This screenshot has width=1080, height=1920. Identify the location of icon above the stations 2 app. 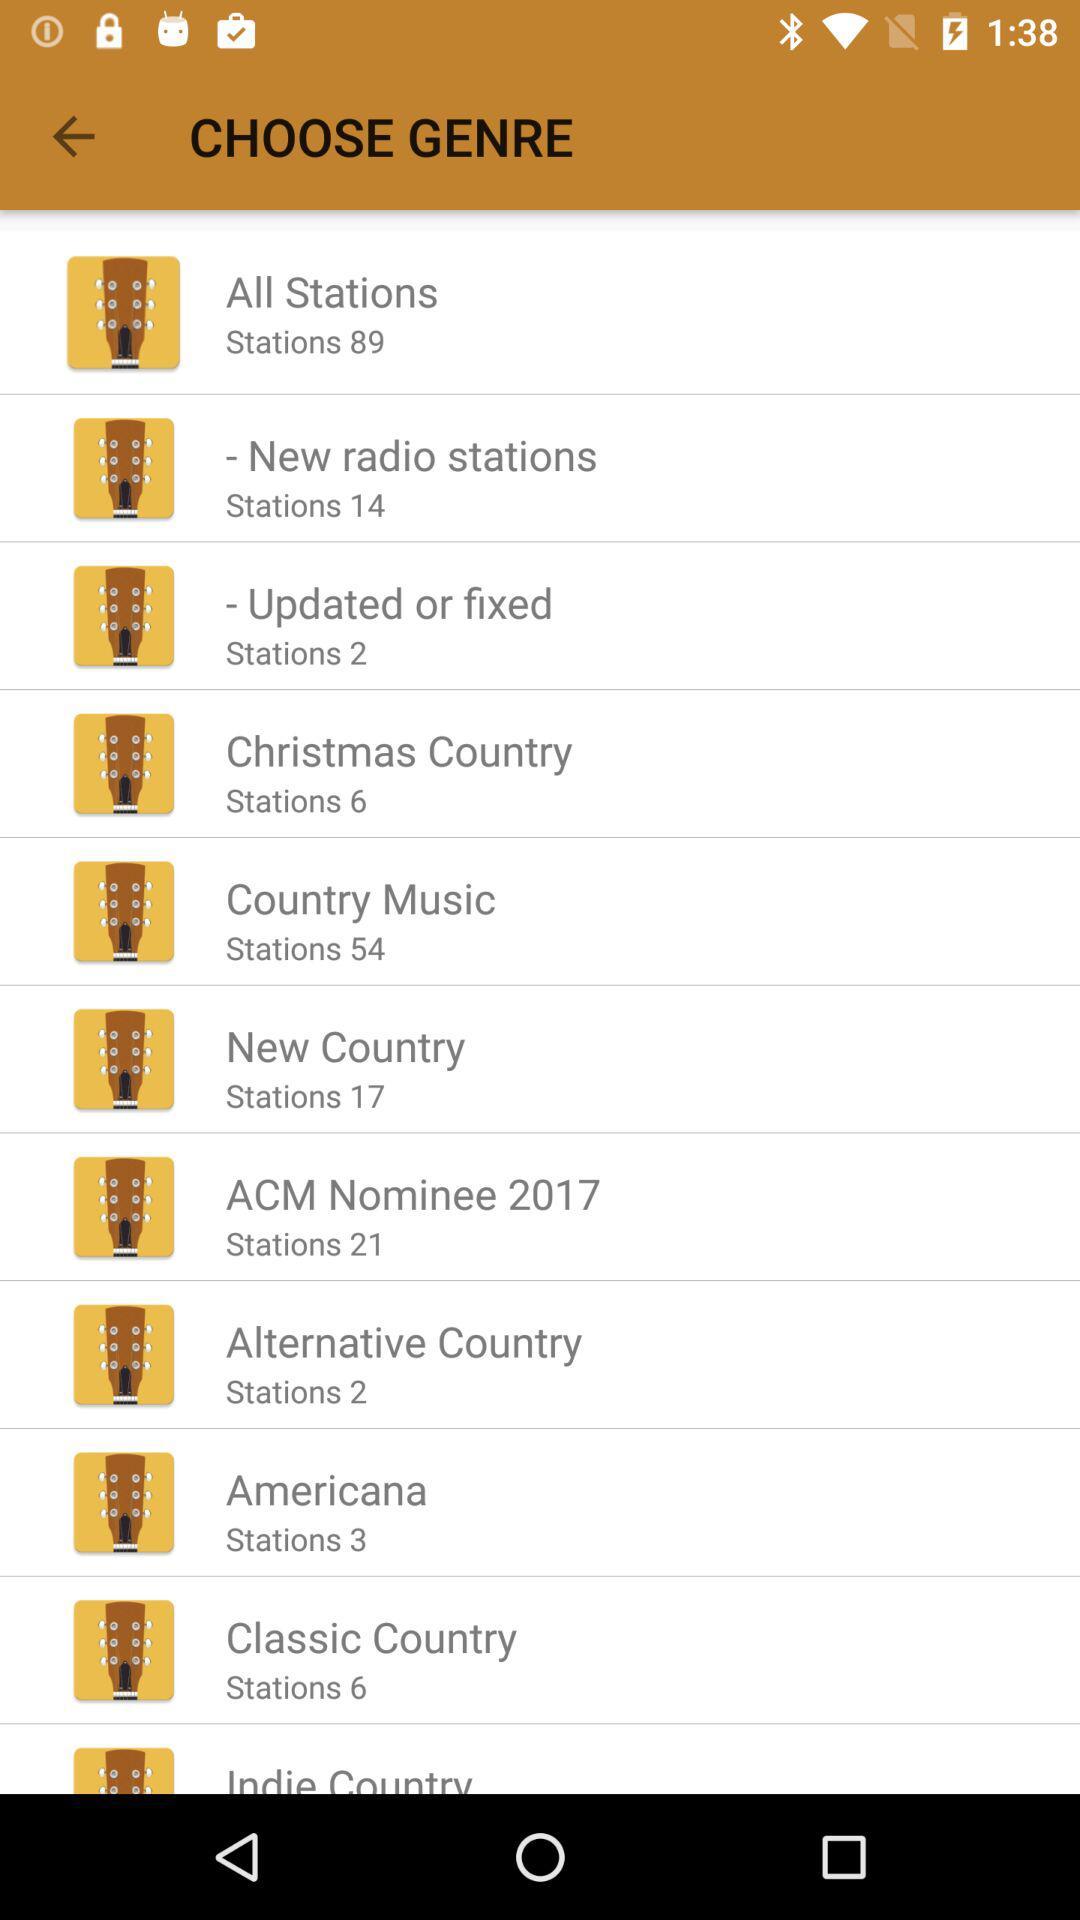
(404, 1340).